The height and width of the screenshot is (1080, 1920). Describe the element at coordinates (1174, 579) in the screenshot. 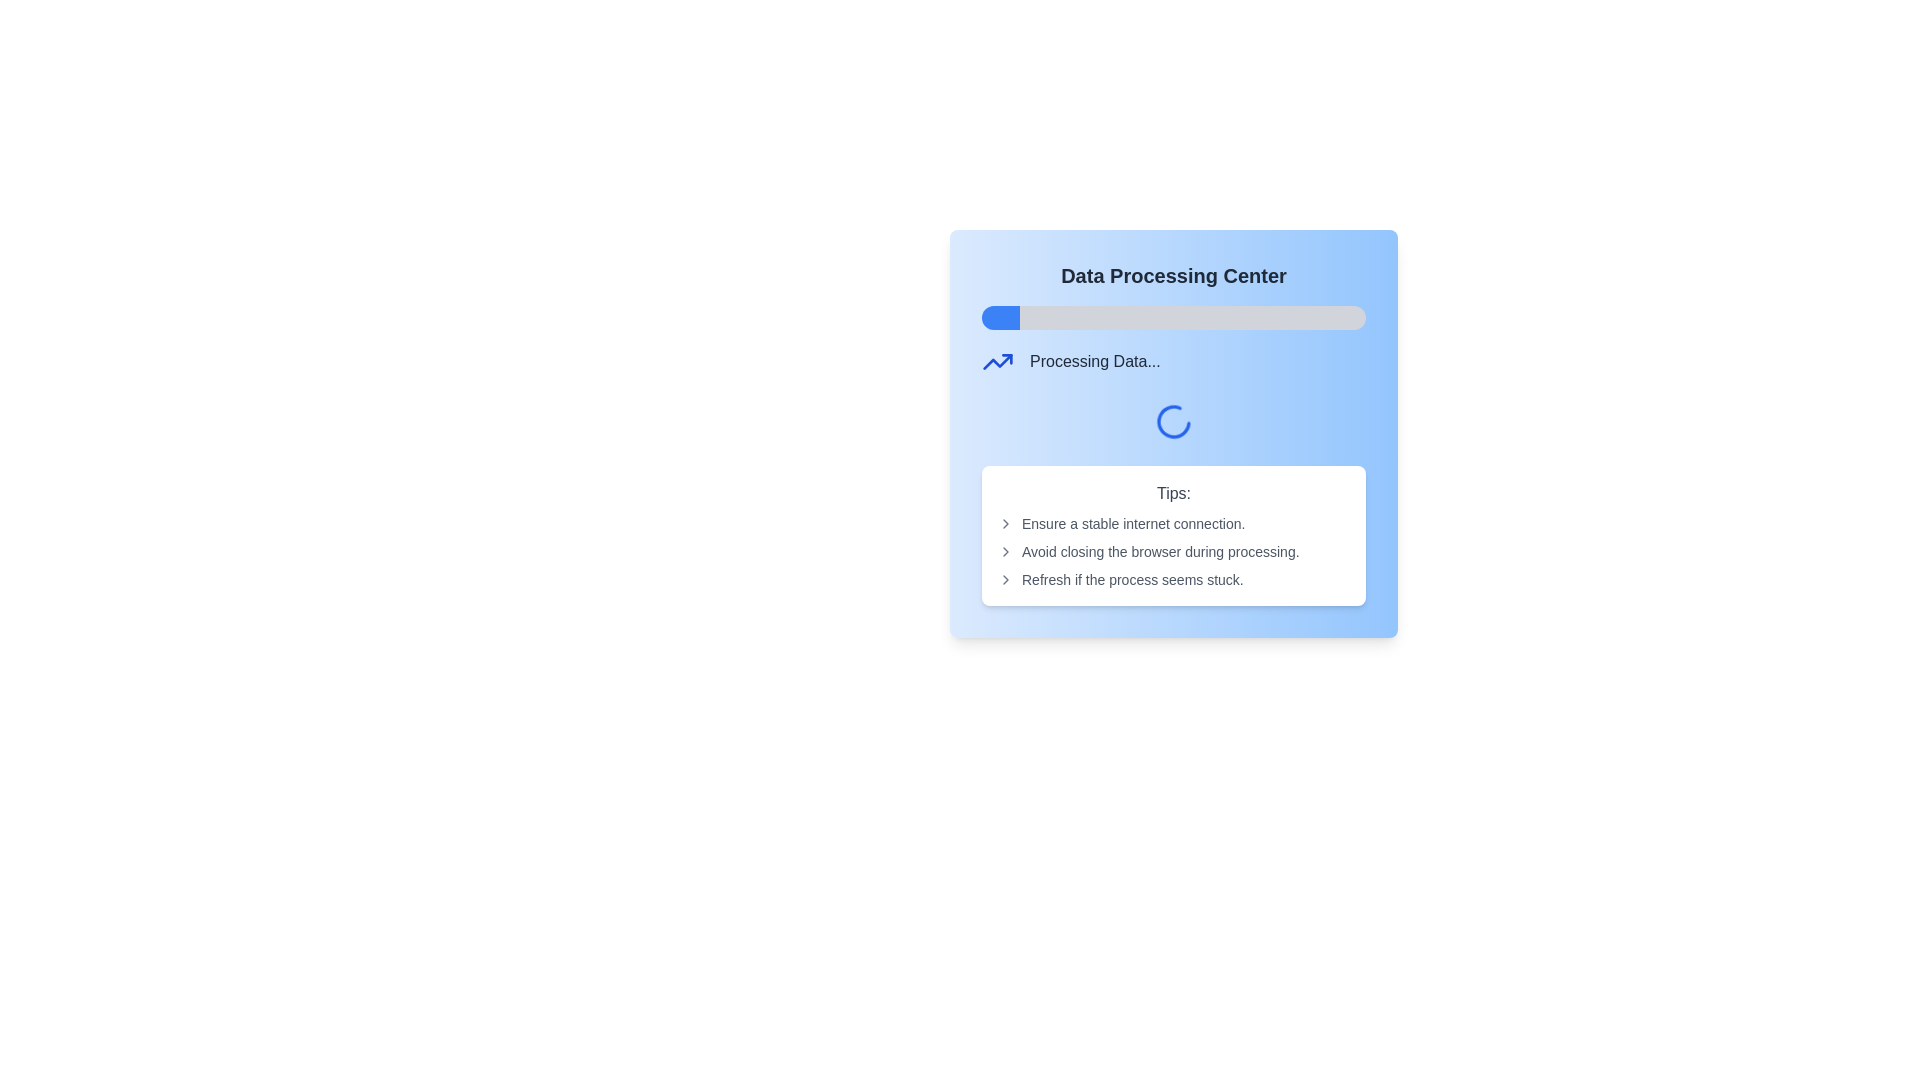

I see `the instructional text at the bottom of the tips list that advises users to refresh the page if the process appears to have stalled` at that location.